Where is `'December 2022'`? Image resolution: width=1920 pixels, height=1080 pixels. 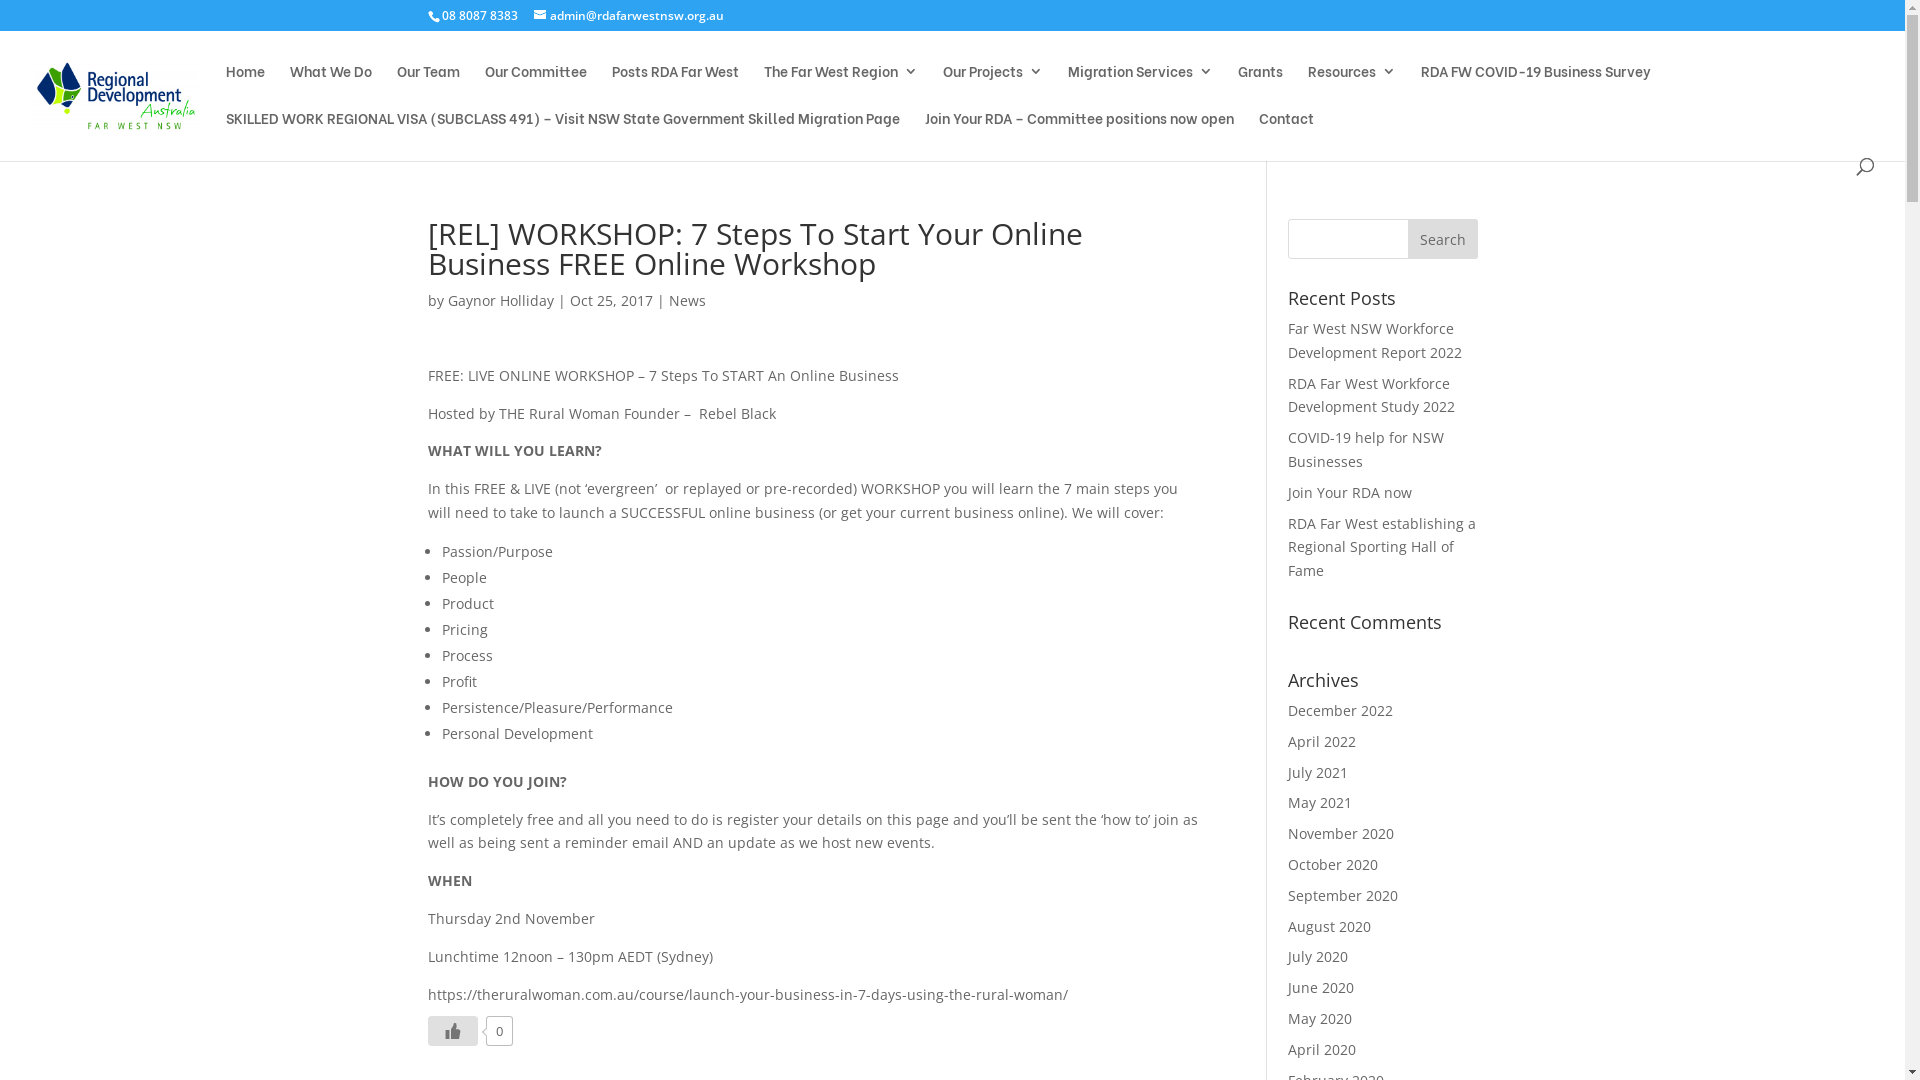
'December 2022' is located at coordinates (1340, 709).